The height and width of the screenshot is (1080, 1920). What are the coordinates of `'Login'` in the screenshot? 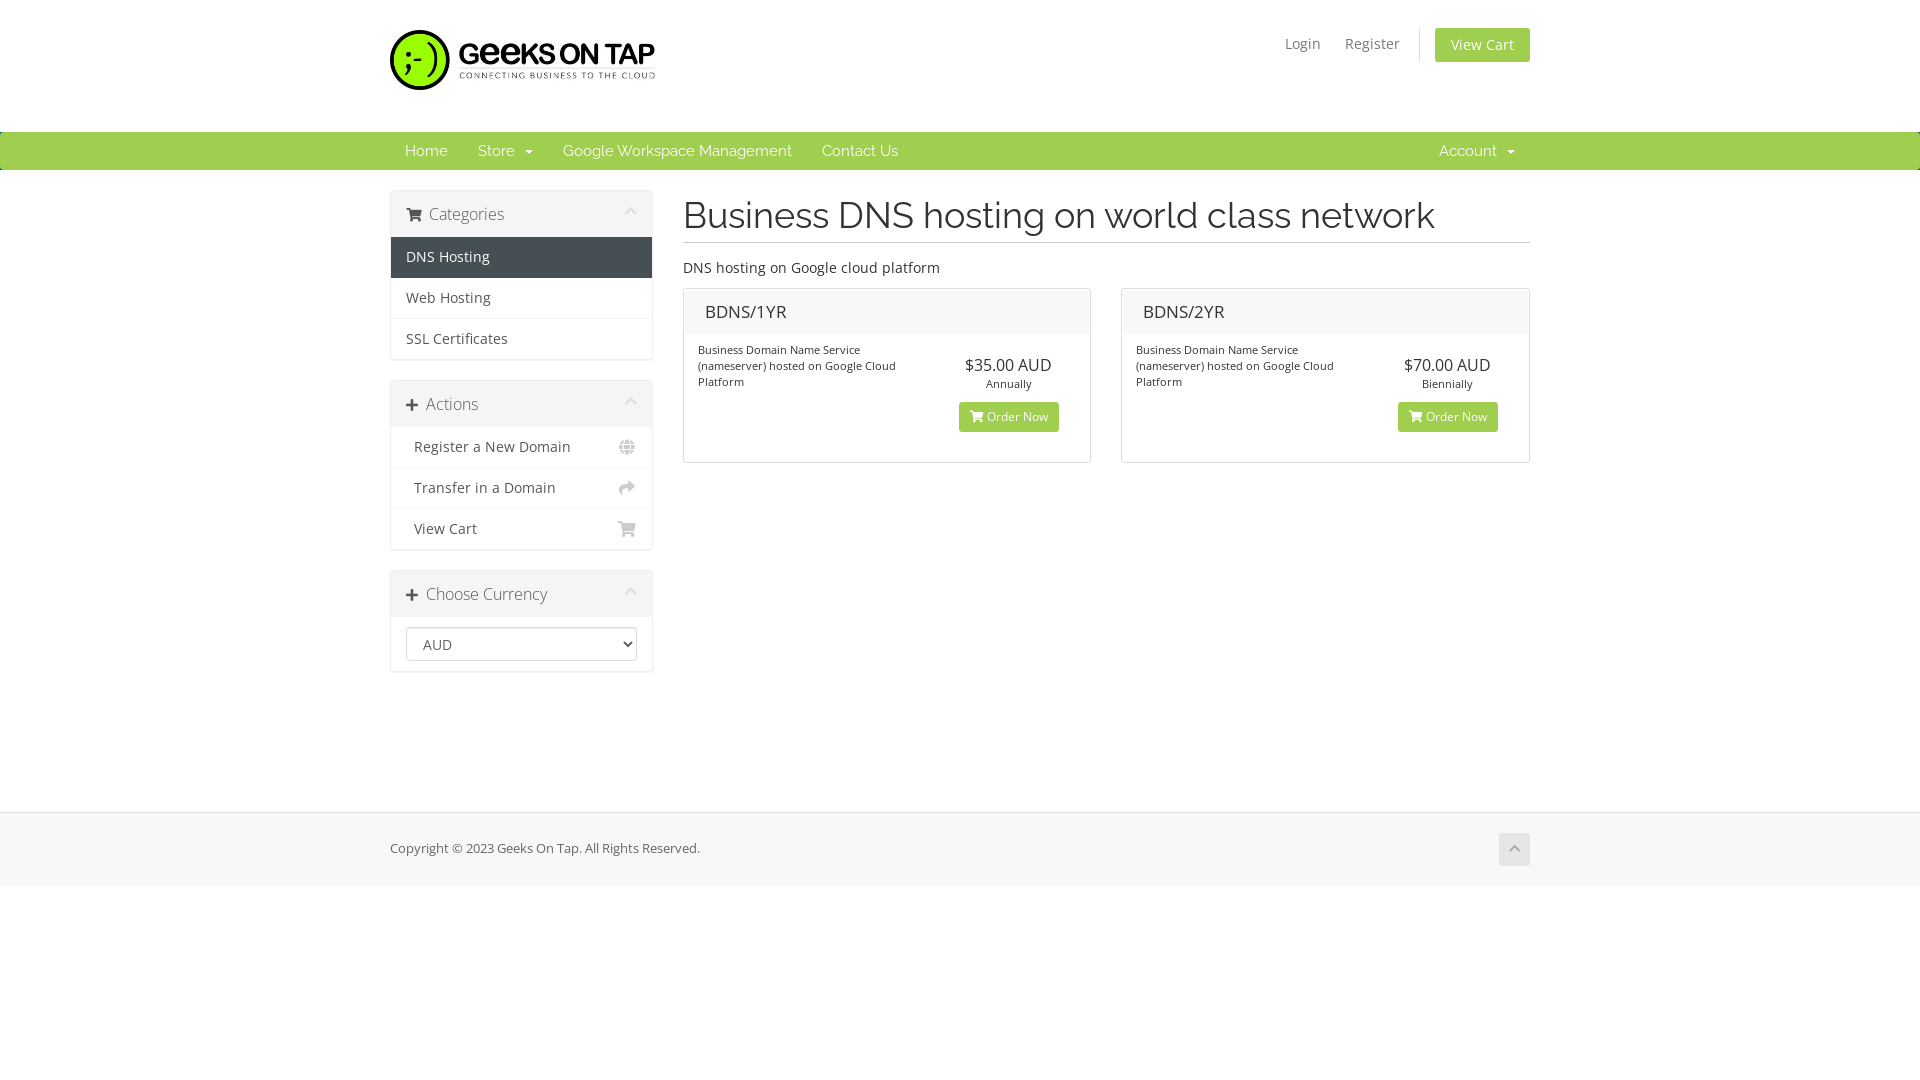 It's located at (1274, 43).